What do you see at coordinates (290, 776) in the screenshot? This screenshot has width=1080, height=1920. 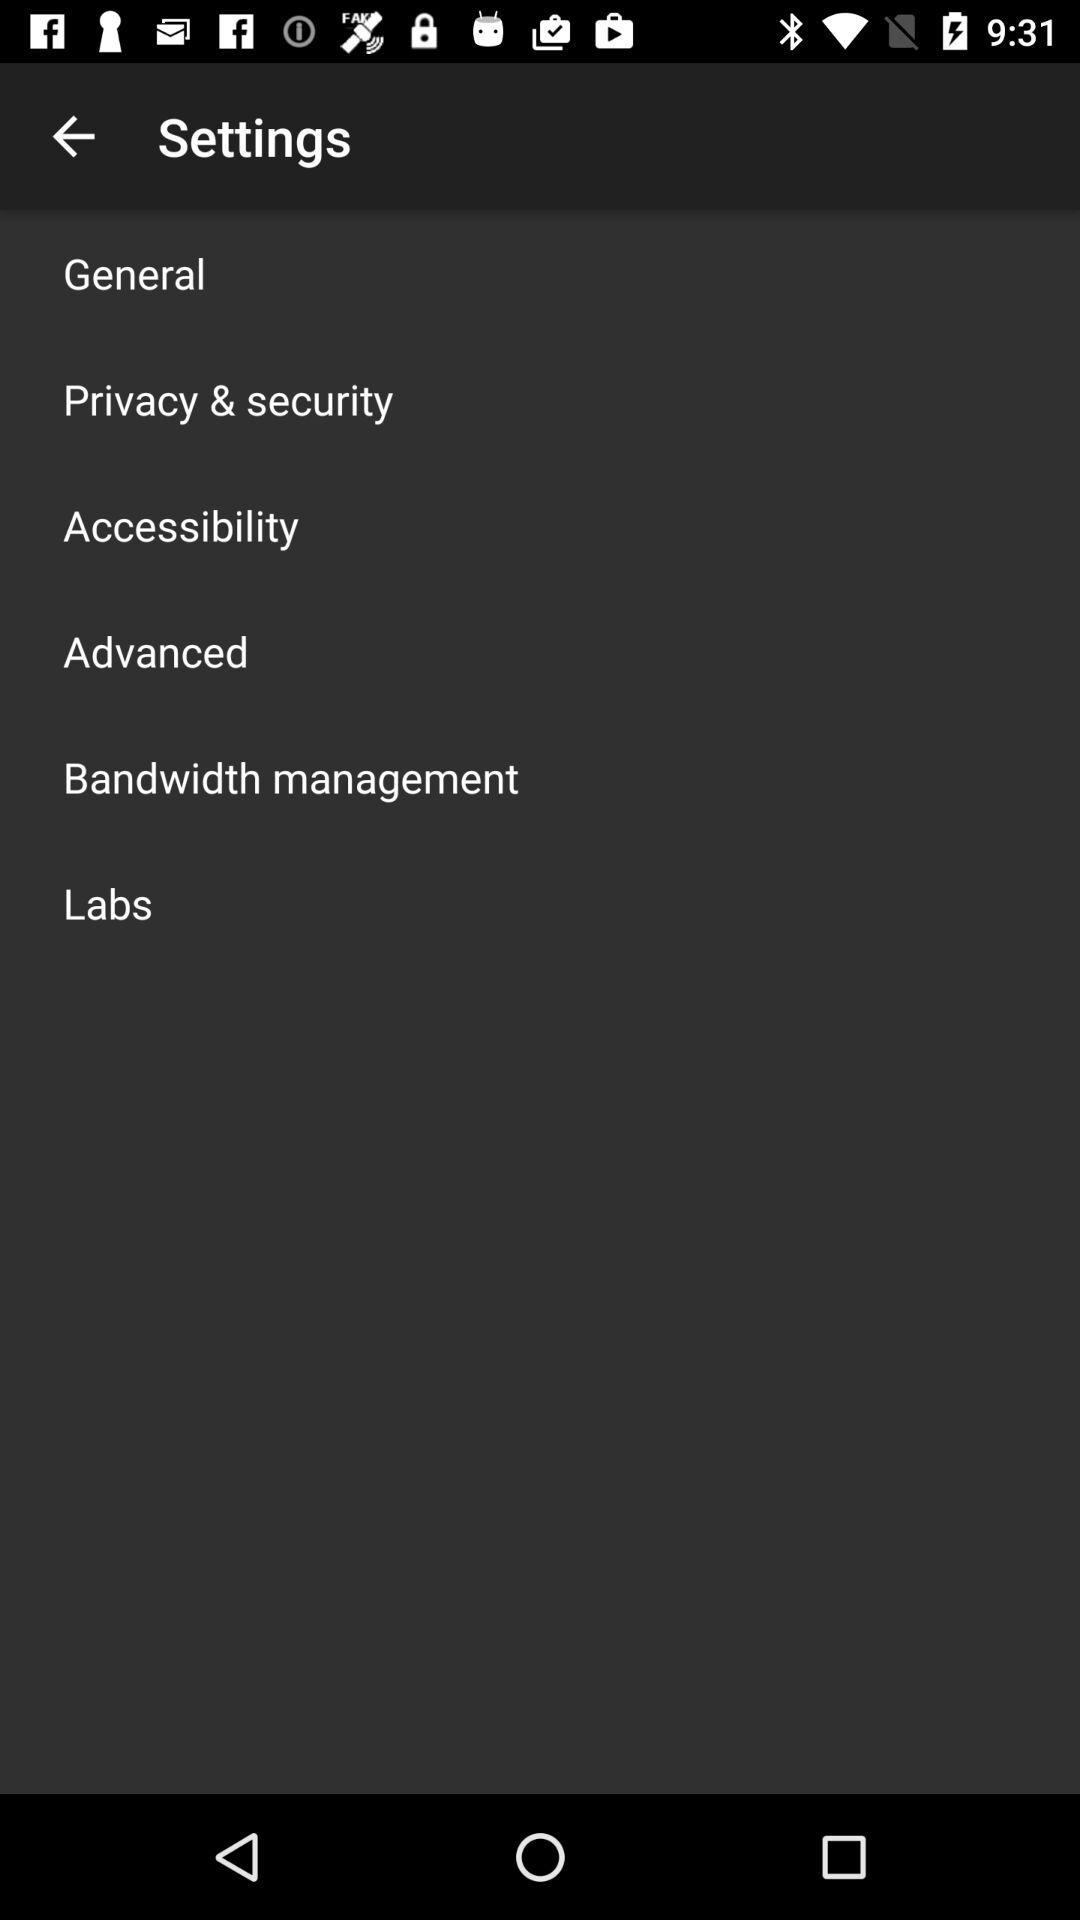 I see `icon below advanced icon` at bounding box center [290, 776].